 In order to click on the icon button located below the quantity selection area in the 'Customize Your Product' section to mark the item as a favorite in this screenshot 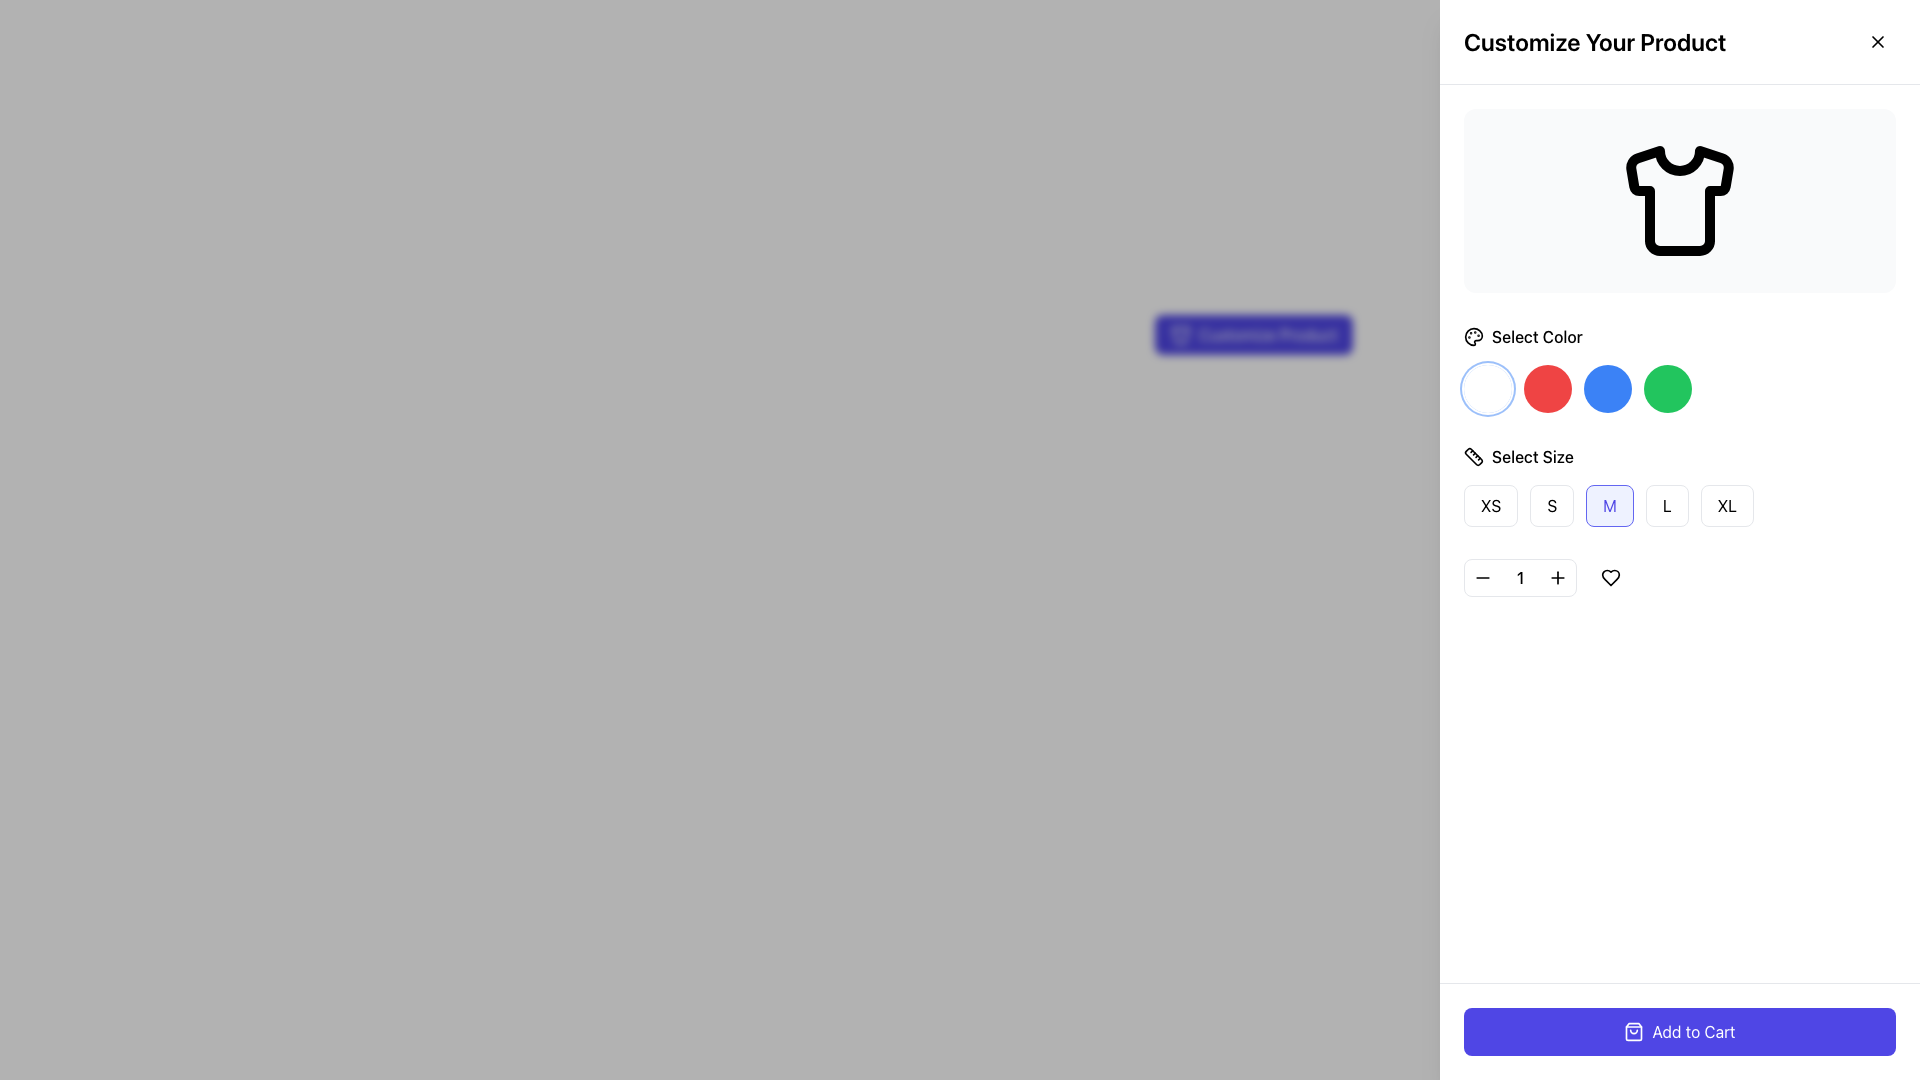, I will do `click(1611, 578)`.